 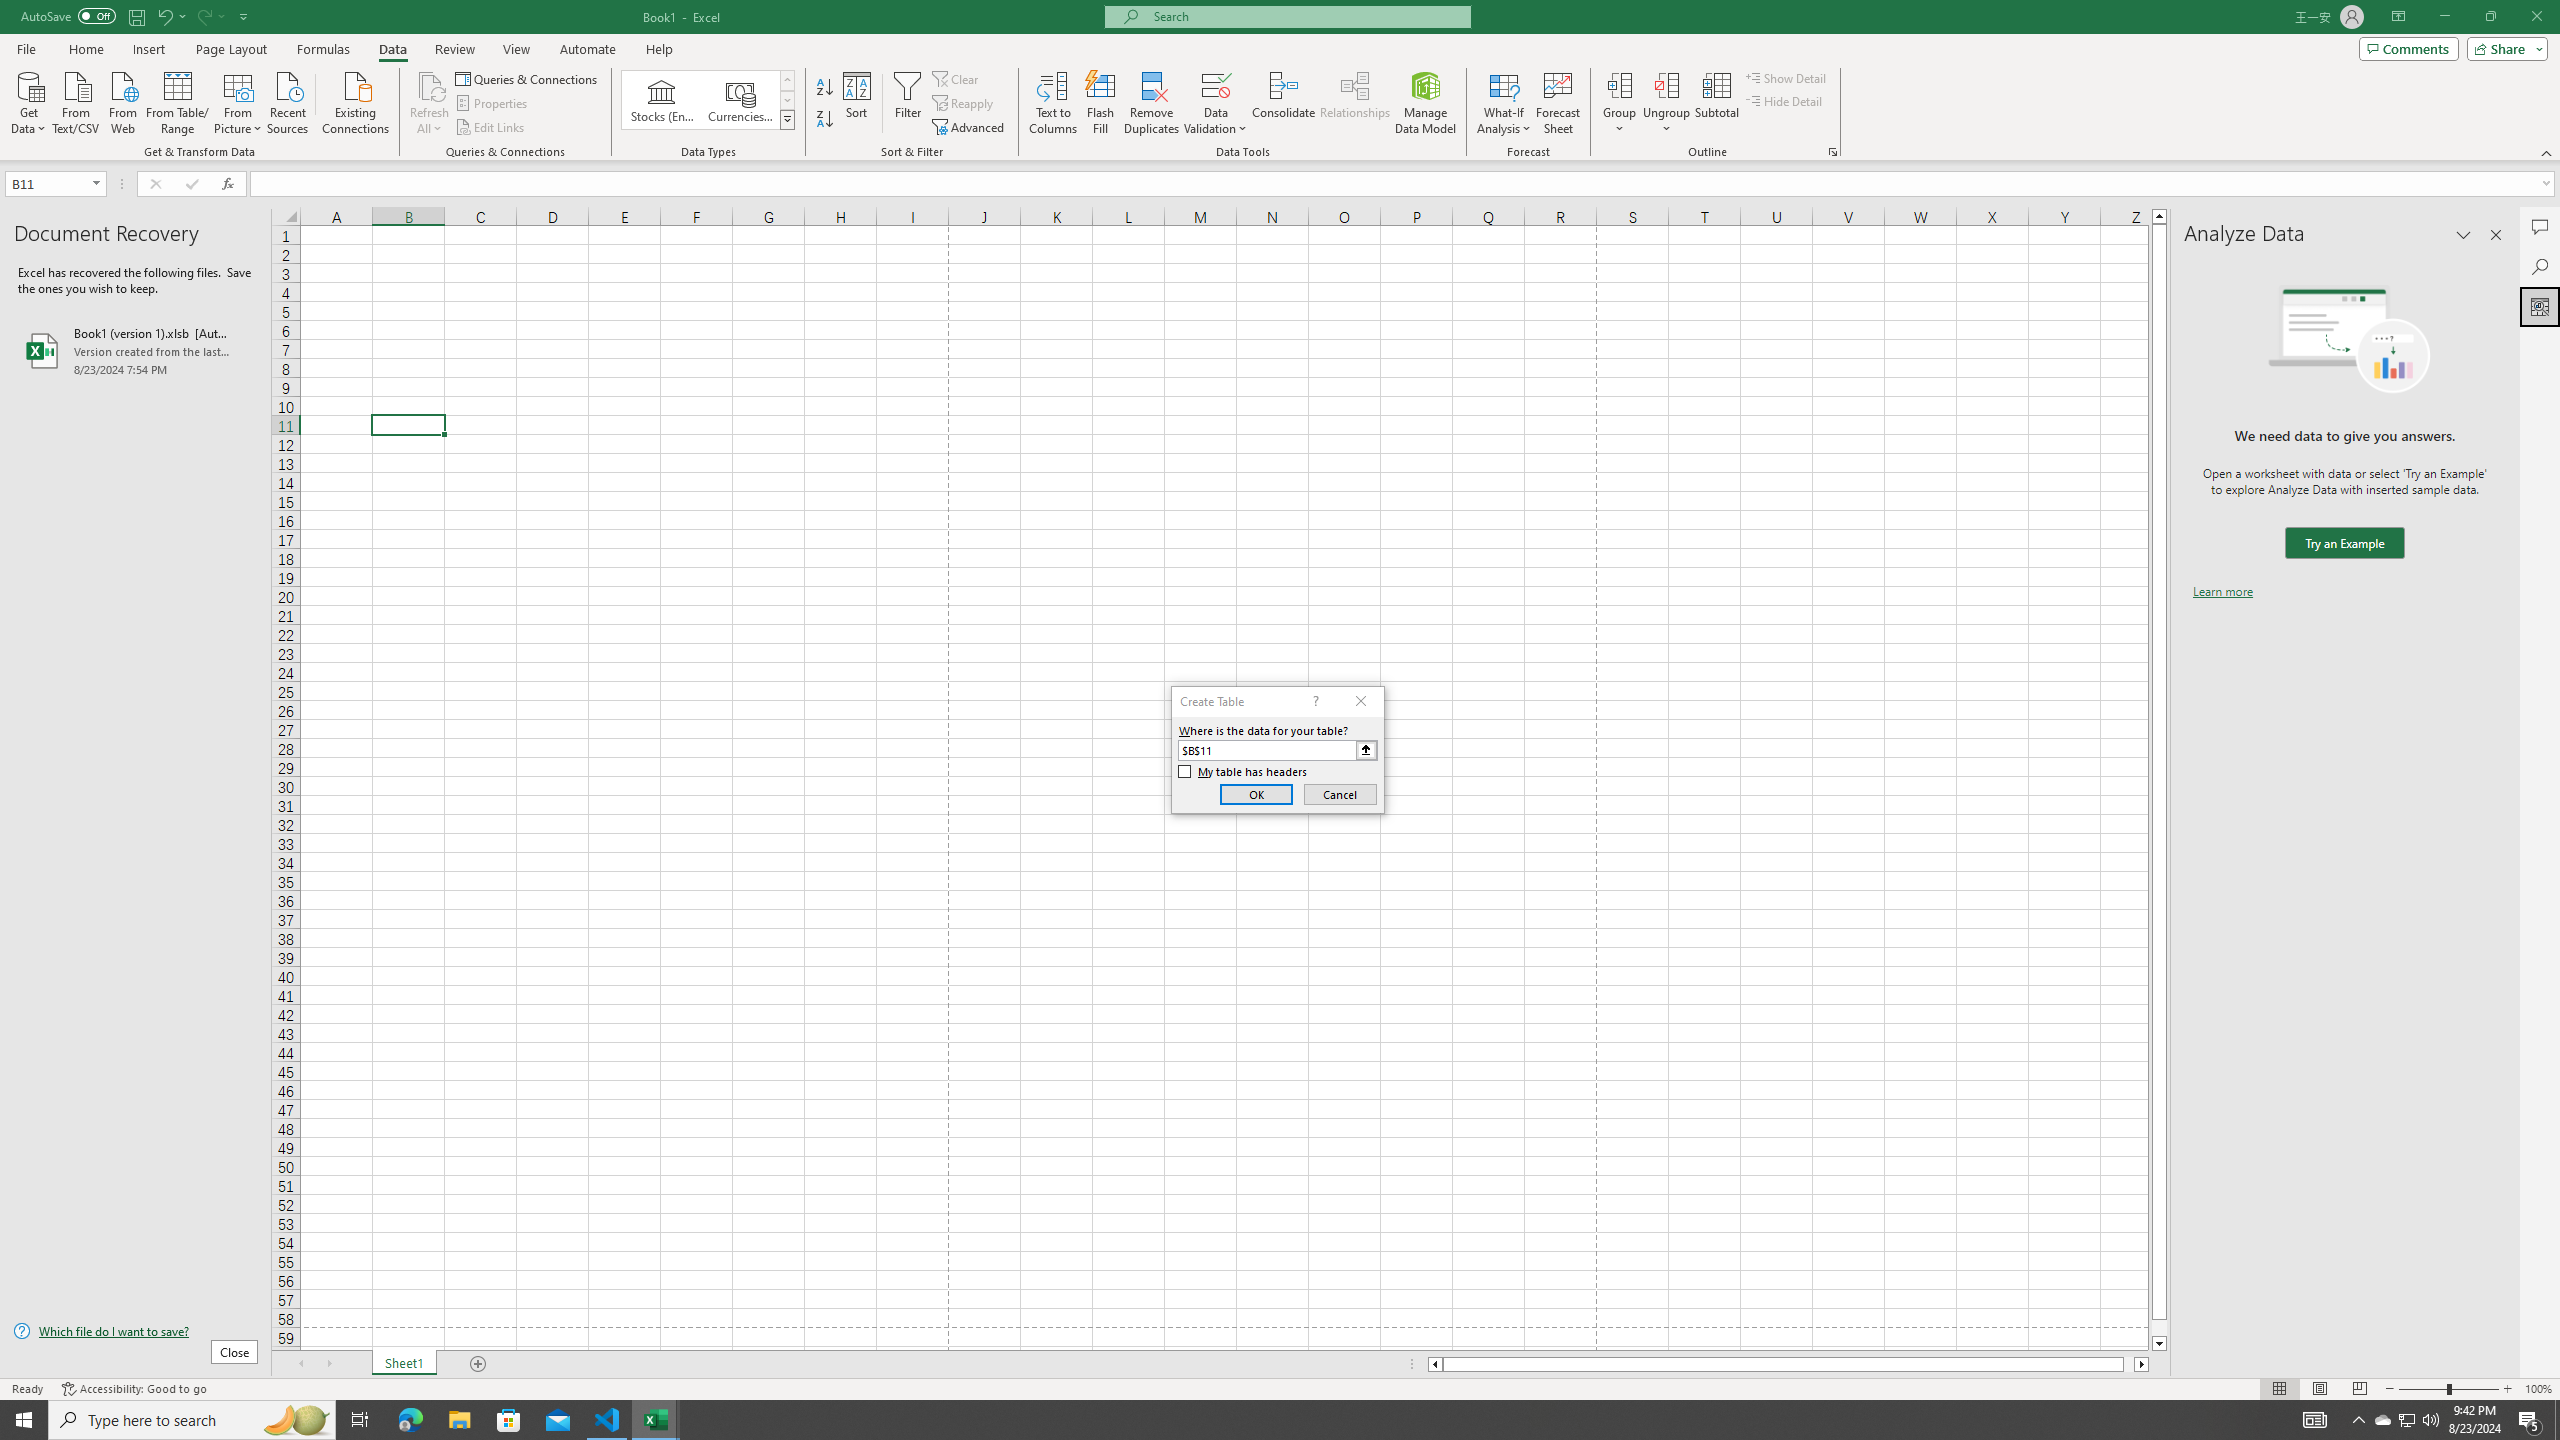 I want to click on 'Search', so click(x=2539, y=267).